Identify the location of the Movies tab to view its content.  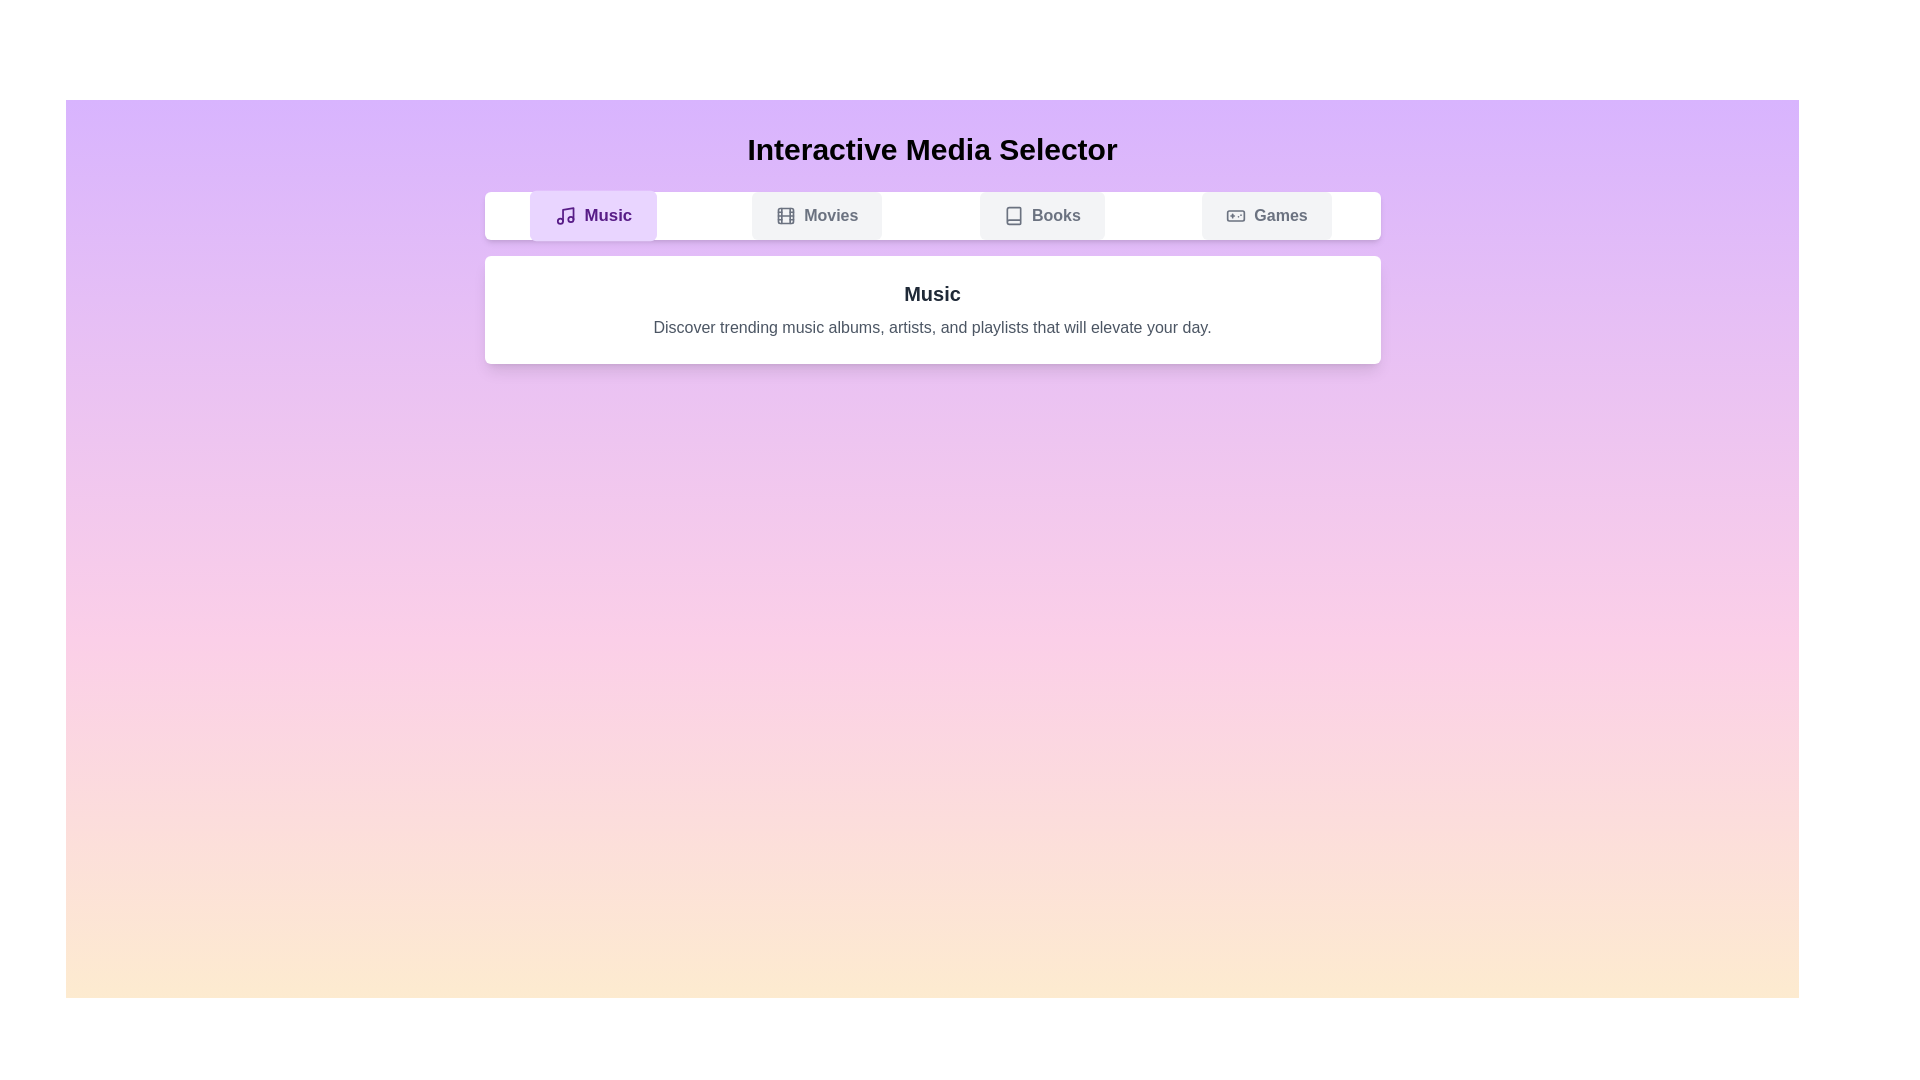
(817, 216).